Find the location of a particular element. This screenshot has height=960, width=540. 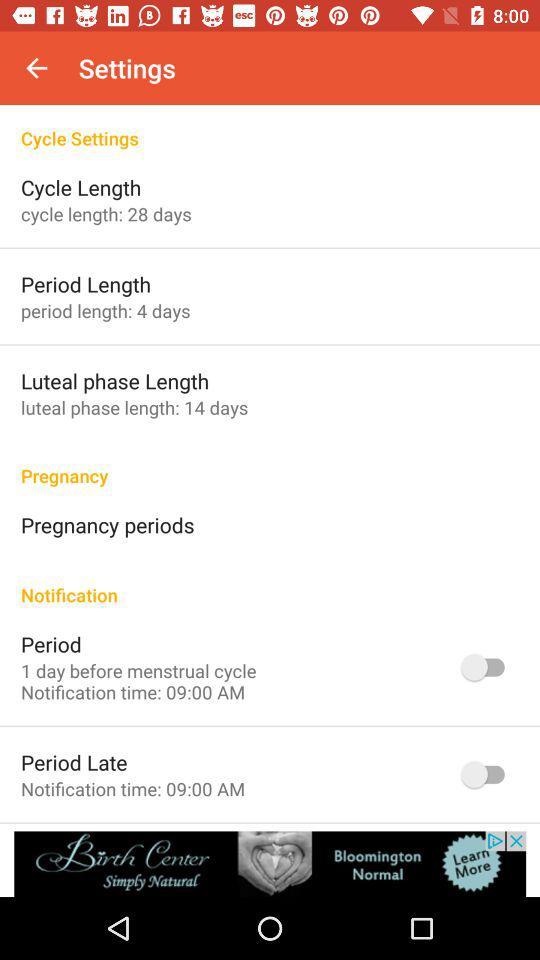

advertisement link is located at coordinates (270, 863).